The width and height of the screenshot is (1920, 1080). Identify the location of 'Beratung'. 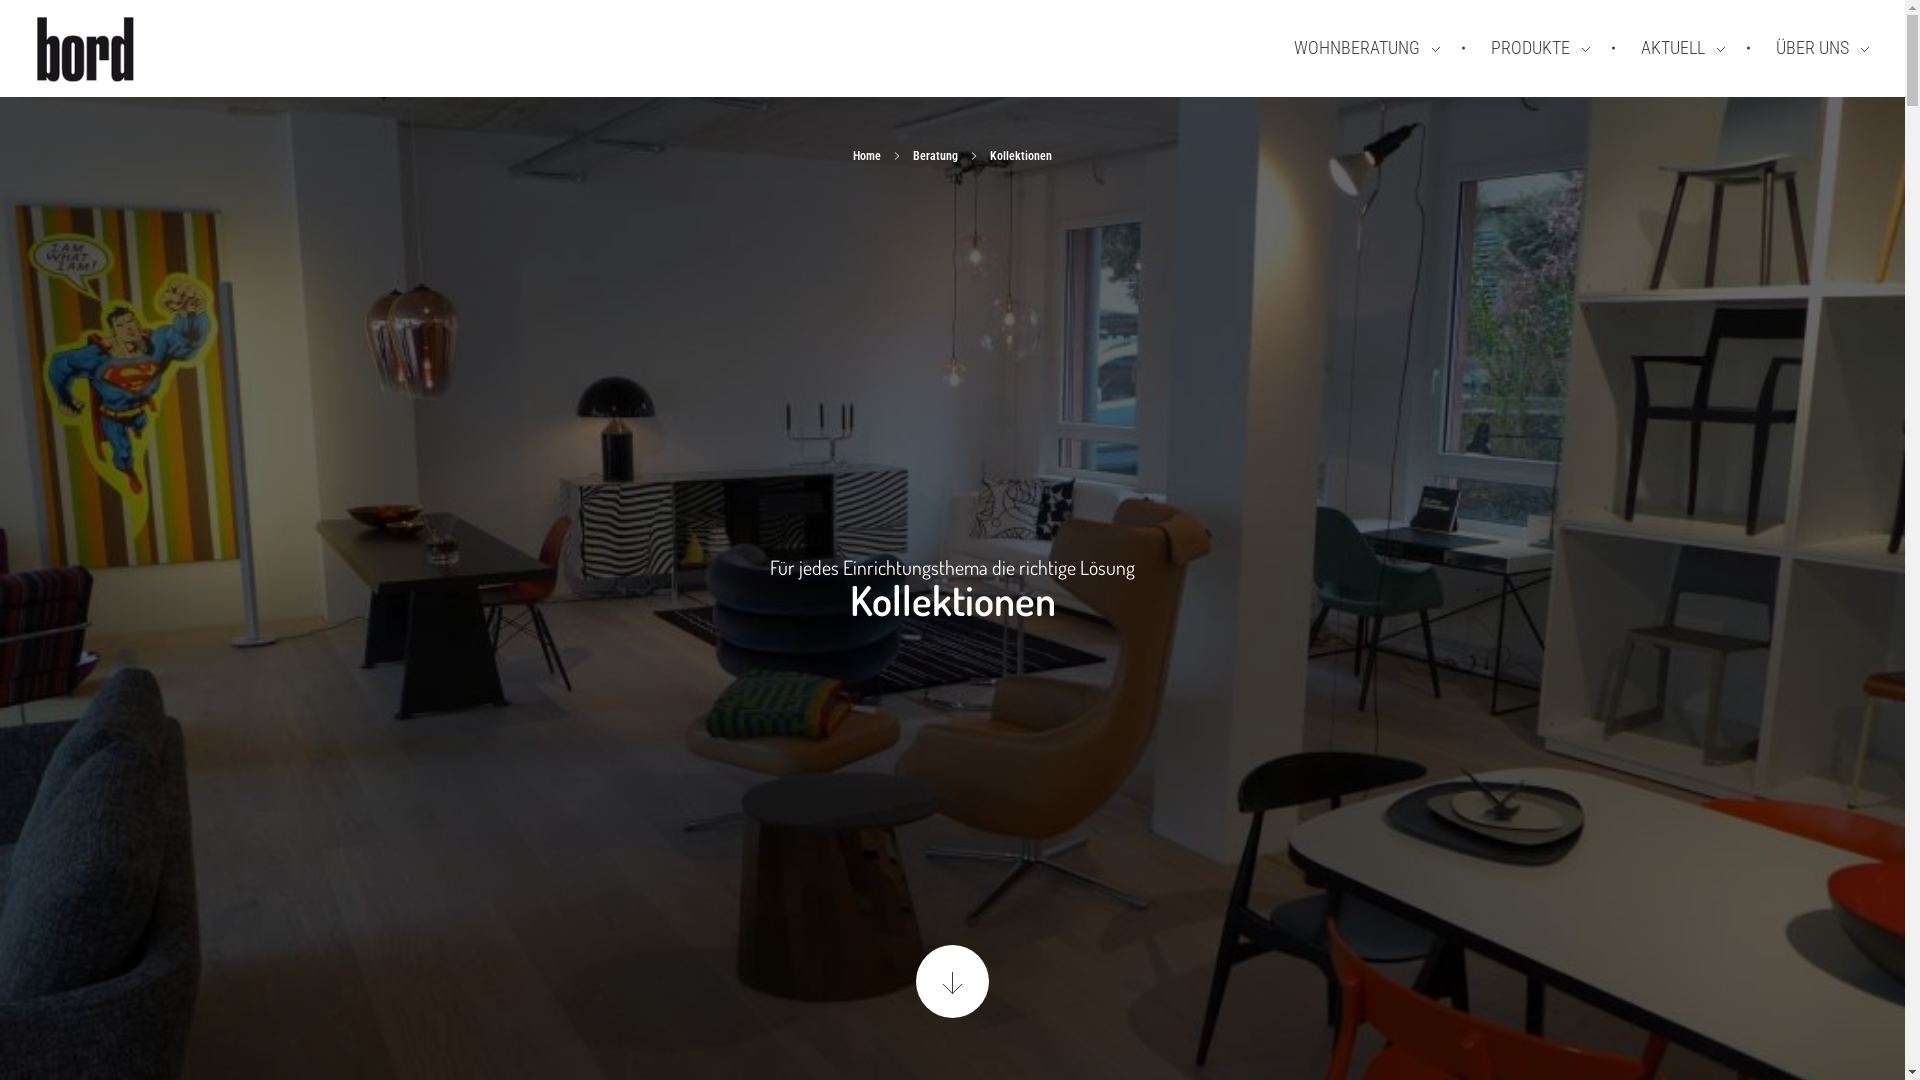
(934, 154).